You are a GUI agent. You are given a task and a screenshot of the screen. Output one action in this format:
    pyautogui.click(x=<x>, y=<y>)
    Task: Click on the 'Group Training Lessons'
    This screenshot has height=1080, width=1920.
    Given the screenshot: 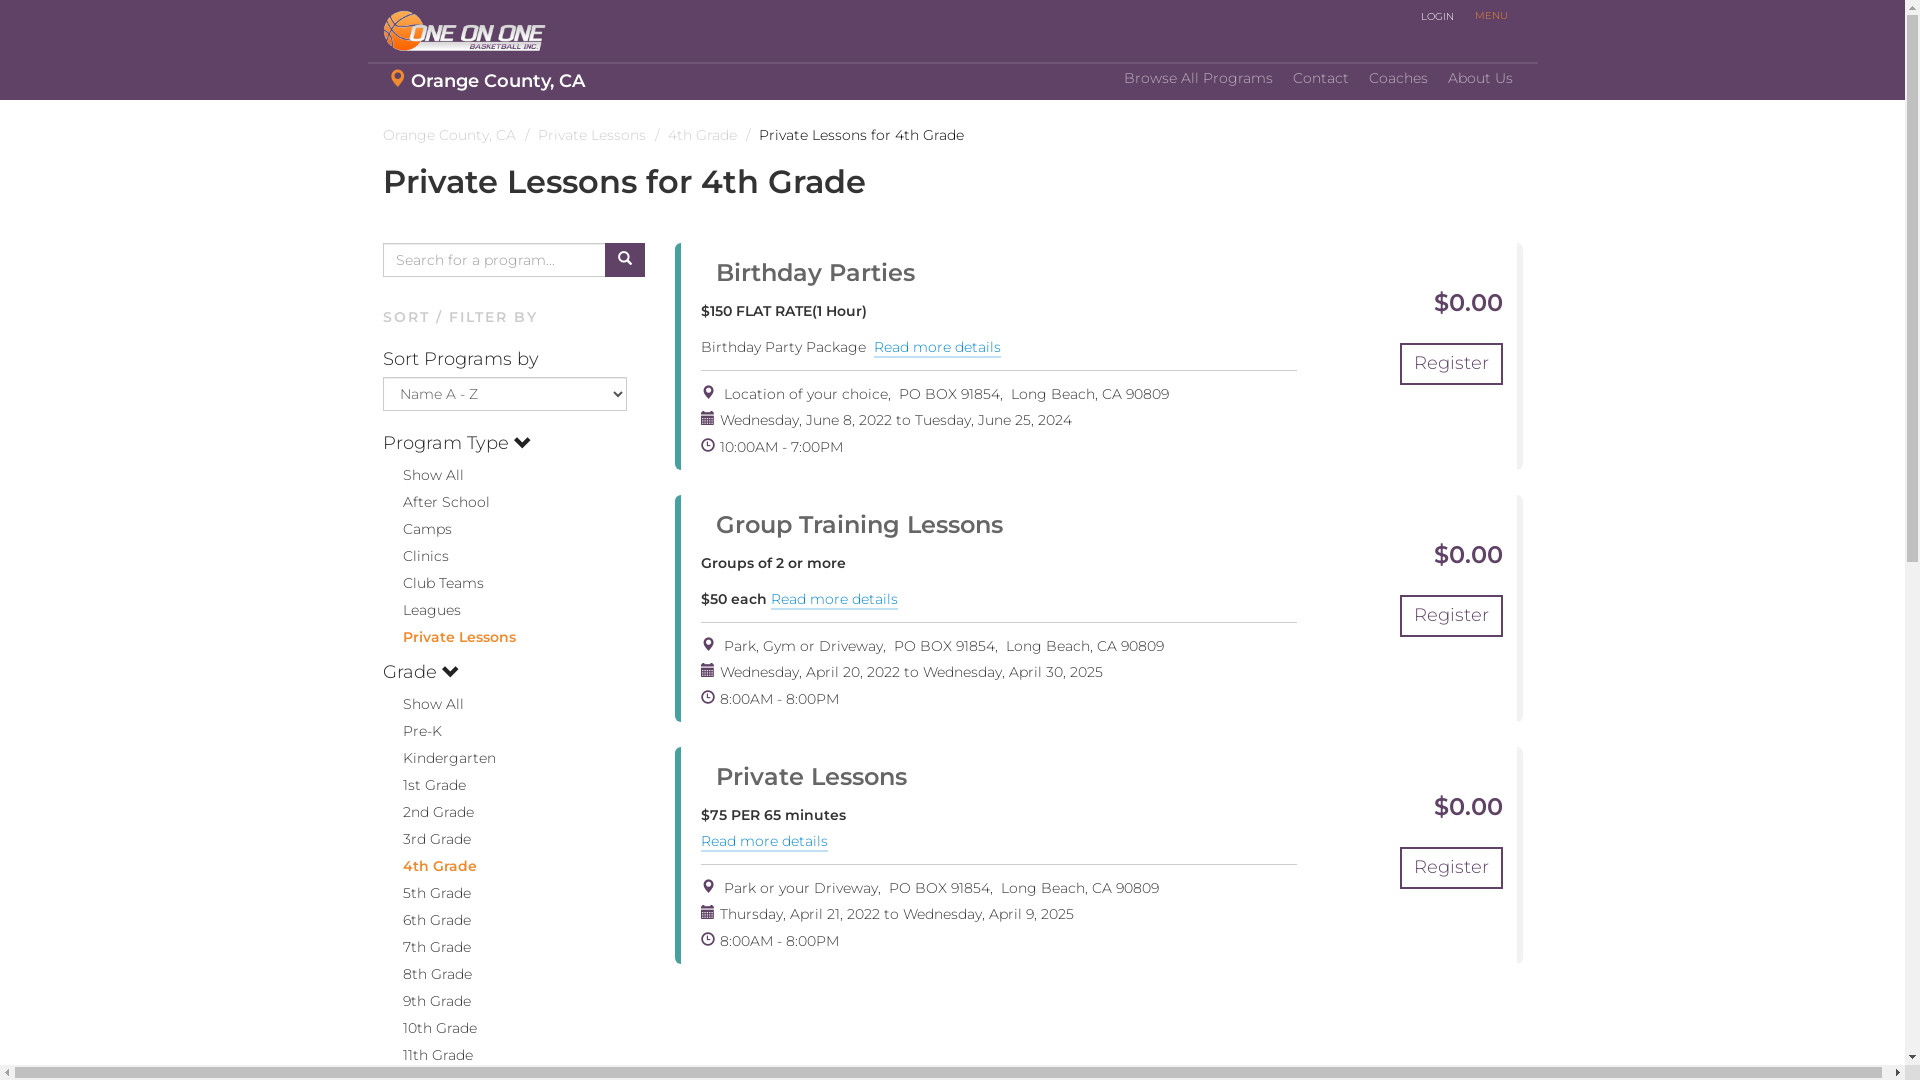 What is the action you would take?
    pyautogui.click(x=851, y=523)
    